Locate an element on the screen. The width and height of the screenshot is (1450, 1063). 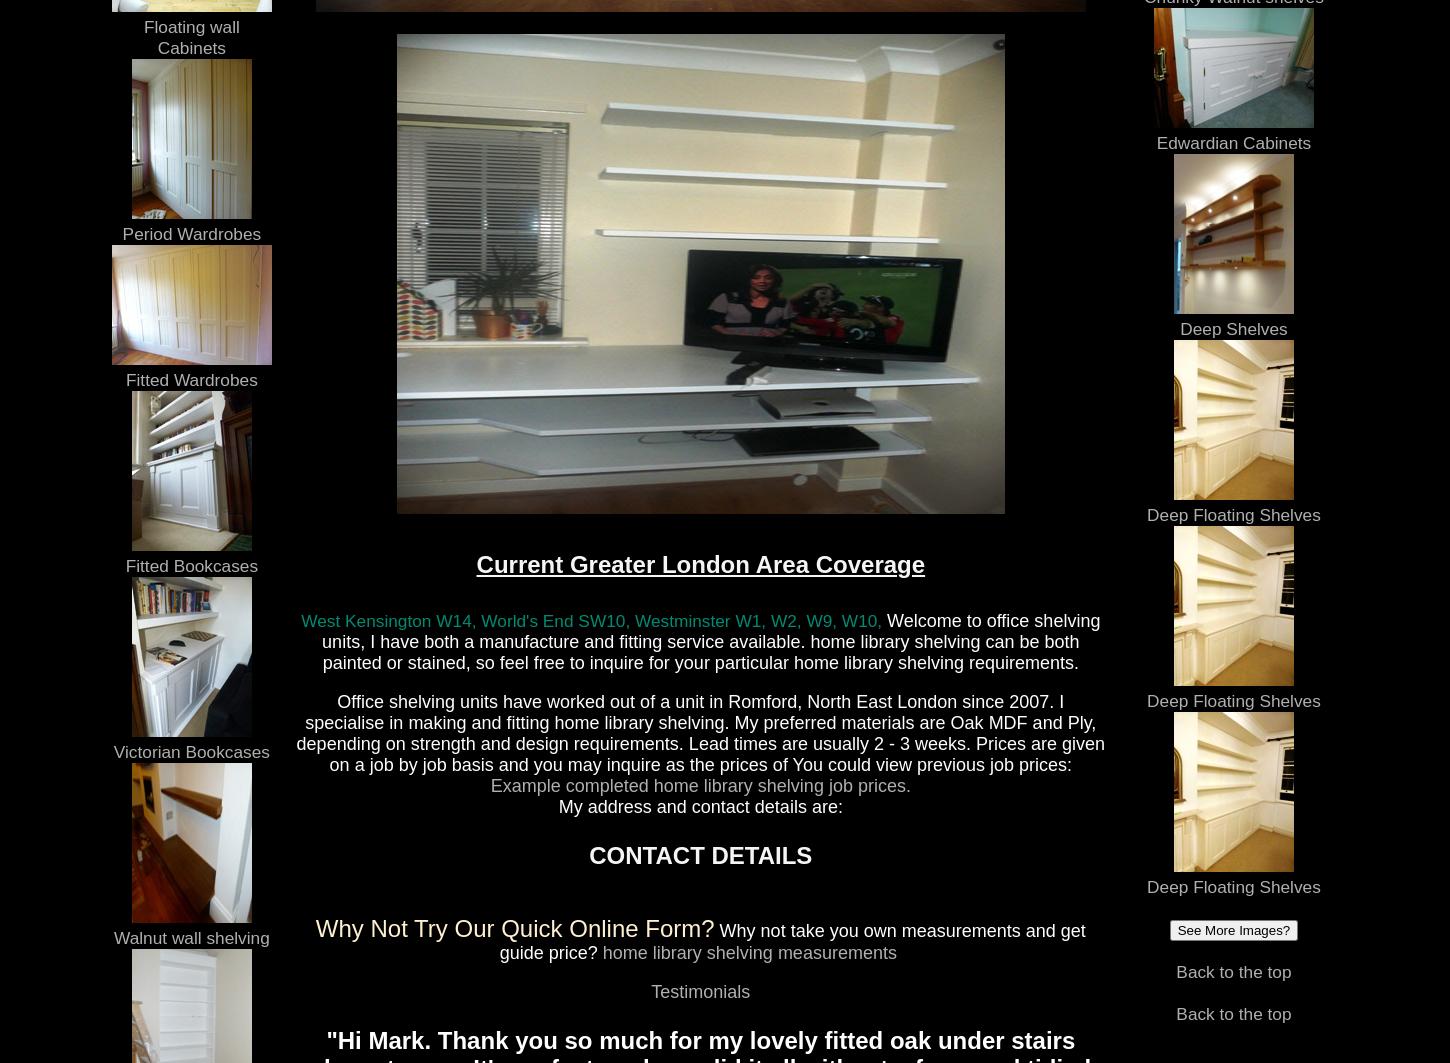
'Edwardian Cabinets' is located at coordinates (1233, 142).